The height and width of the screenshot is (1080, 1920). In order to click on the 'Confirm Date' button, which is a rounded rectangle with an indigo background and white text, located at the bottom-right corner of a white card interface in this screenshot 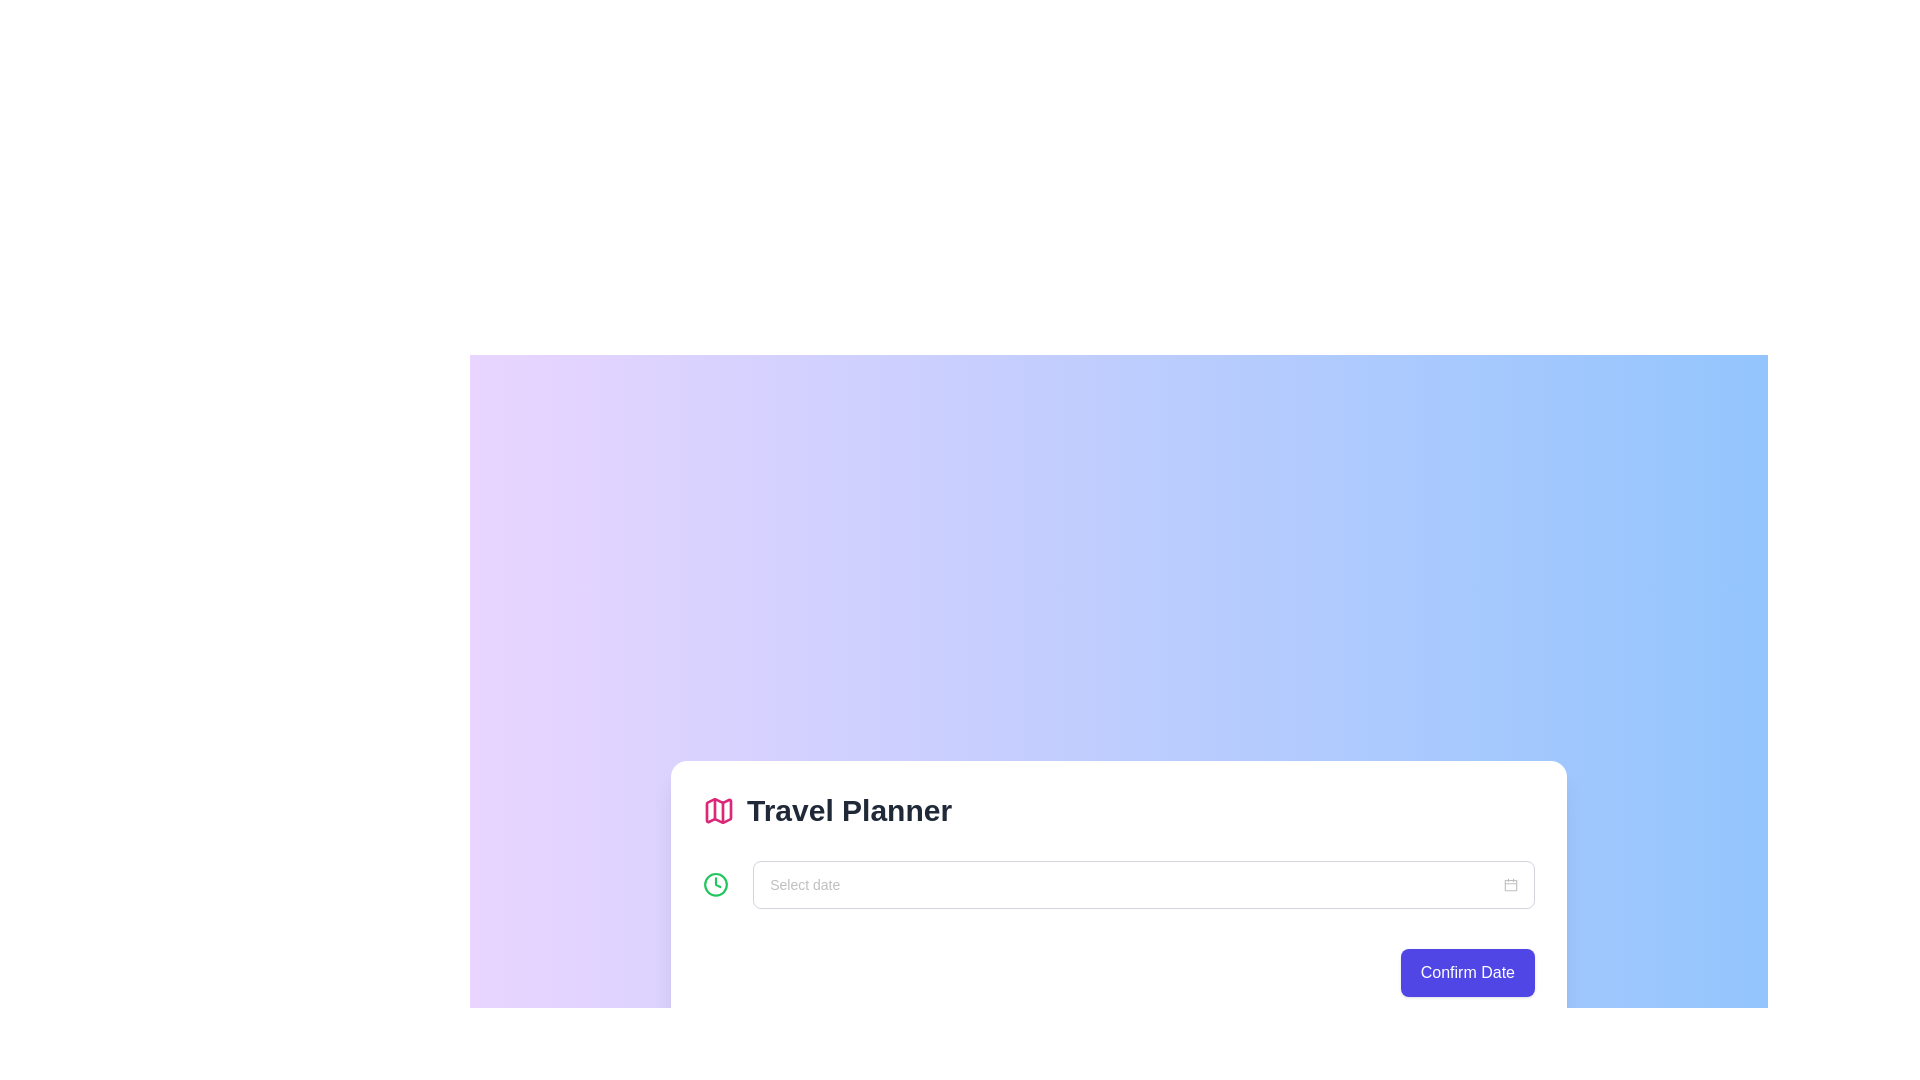, I will do `click(1467, 971)`.